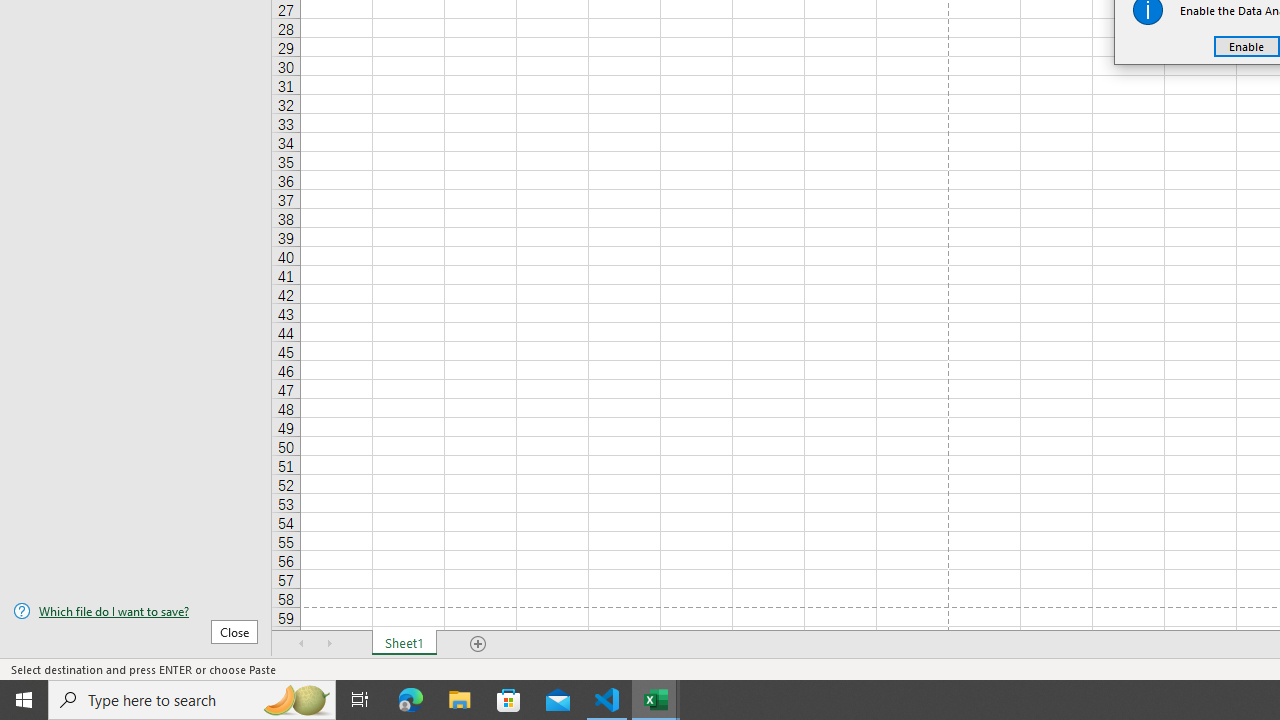 The width and height of the screenshot is (1280, 720). I want to click on 'Type here to search', so click(192, 698).